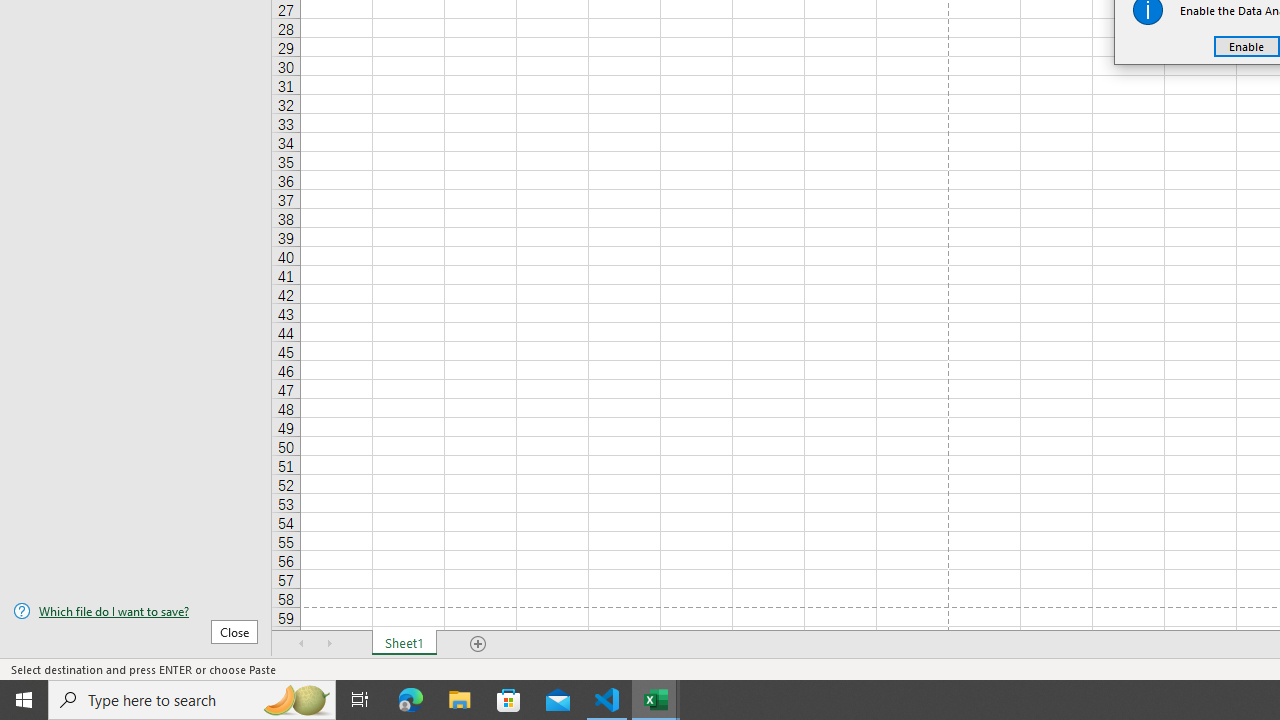 The width and height of the screenshot is (1280, 720). I want to click on 'Type here to search', so click(192, 698).